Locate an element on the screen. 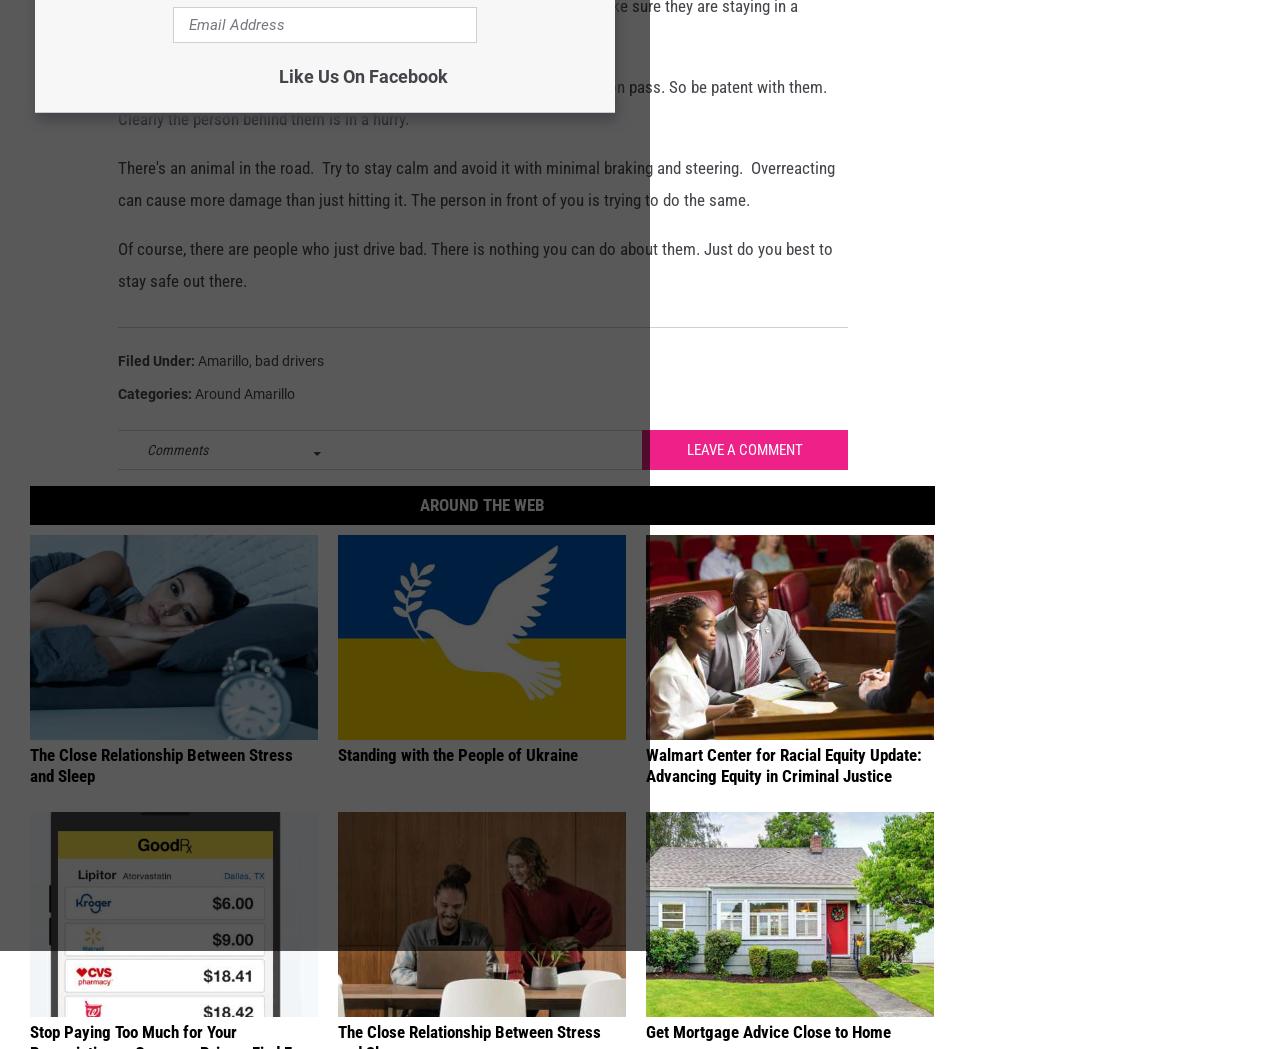  'Standing with the People of Ukraine' is located at coordinates (456, 786).